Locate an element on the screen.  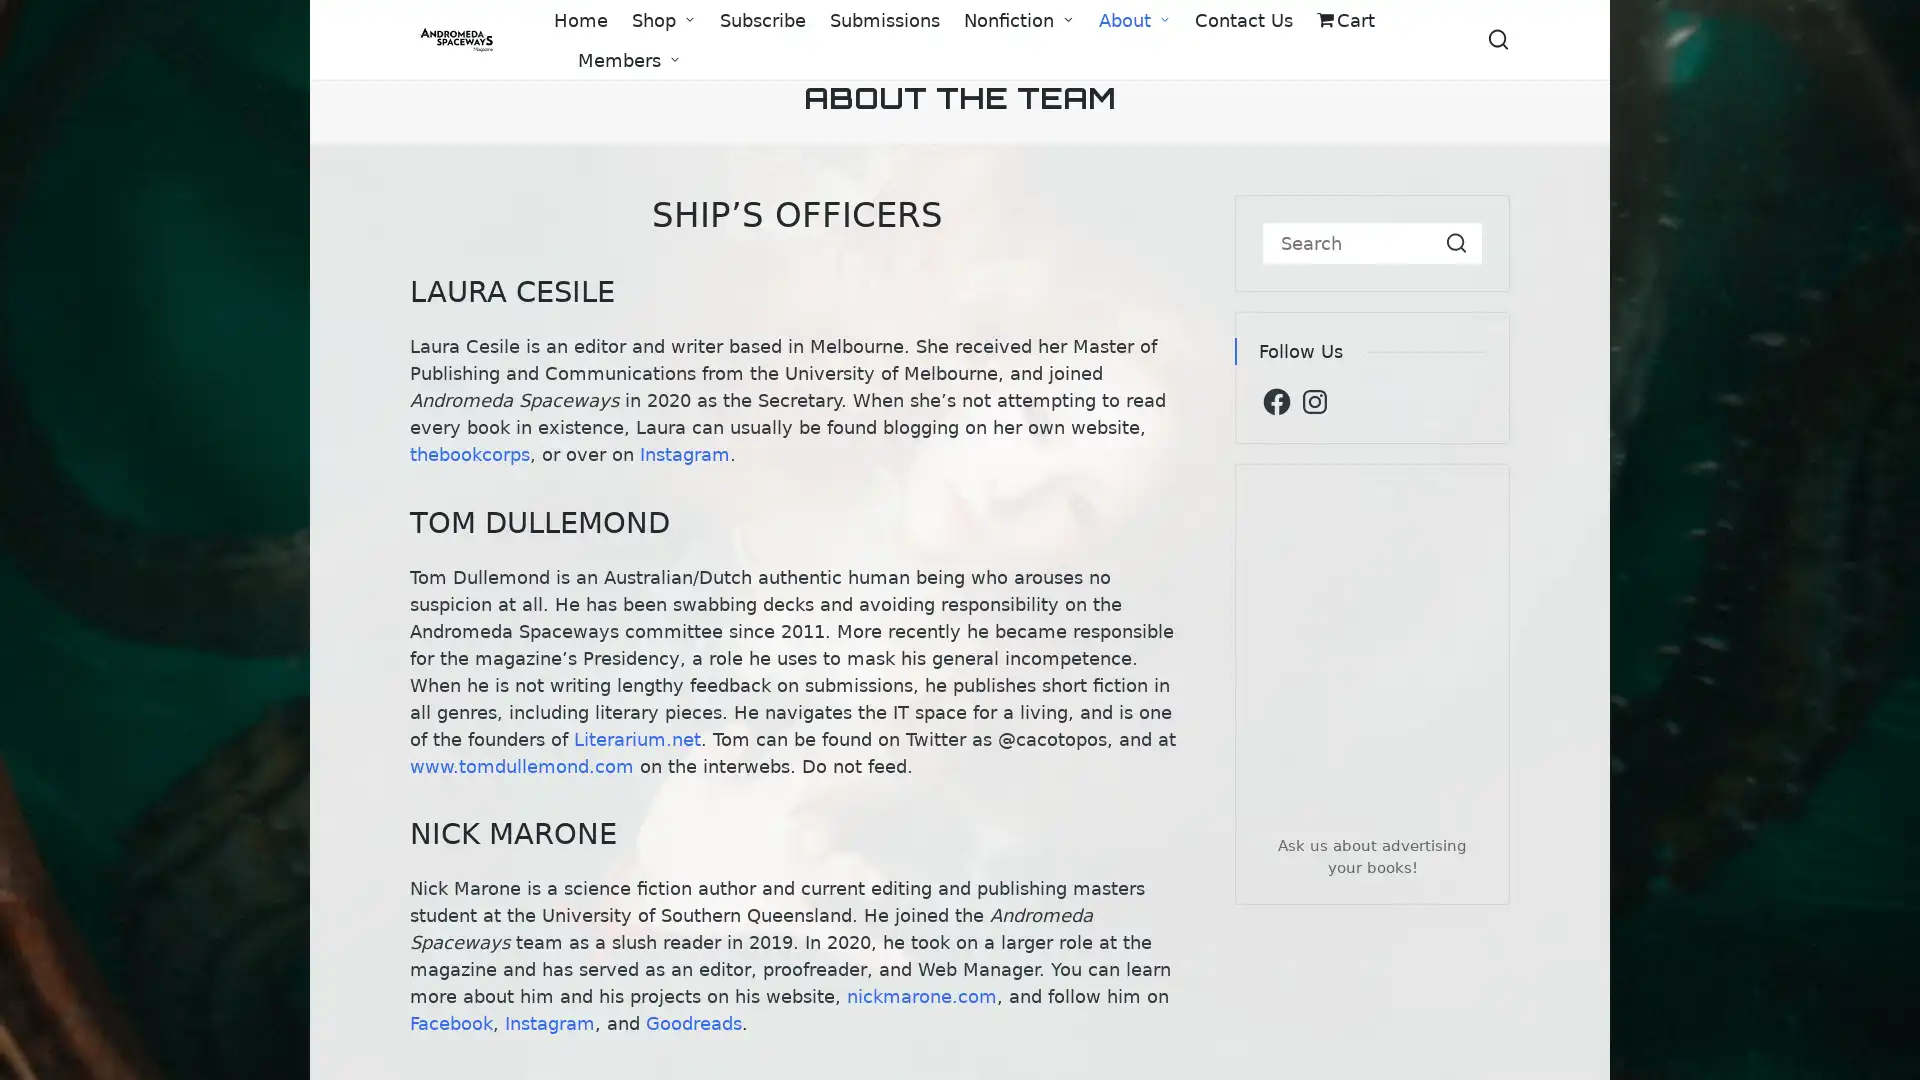
Search is located at coordinates (1456, 242).